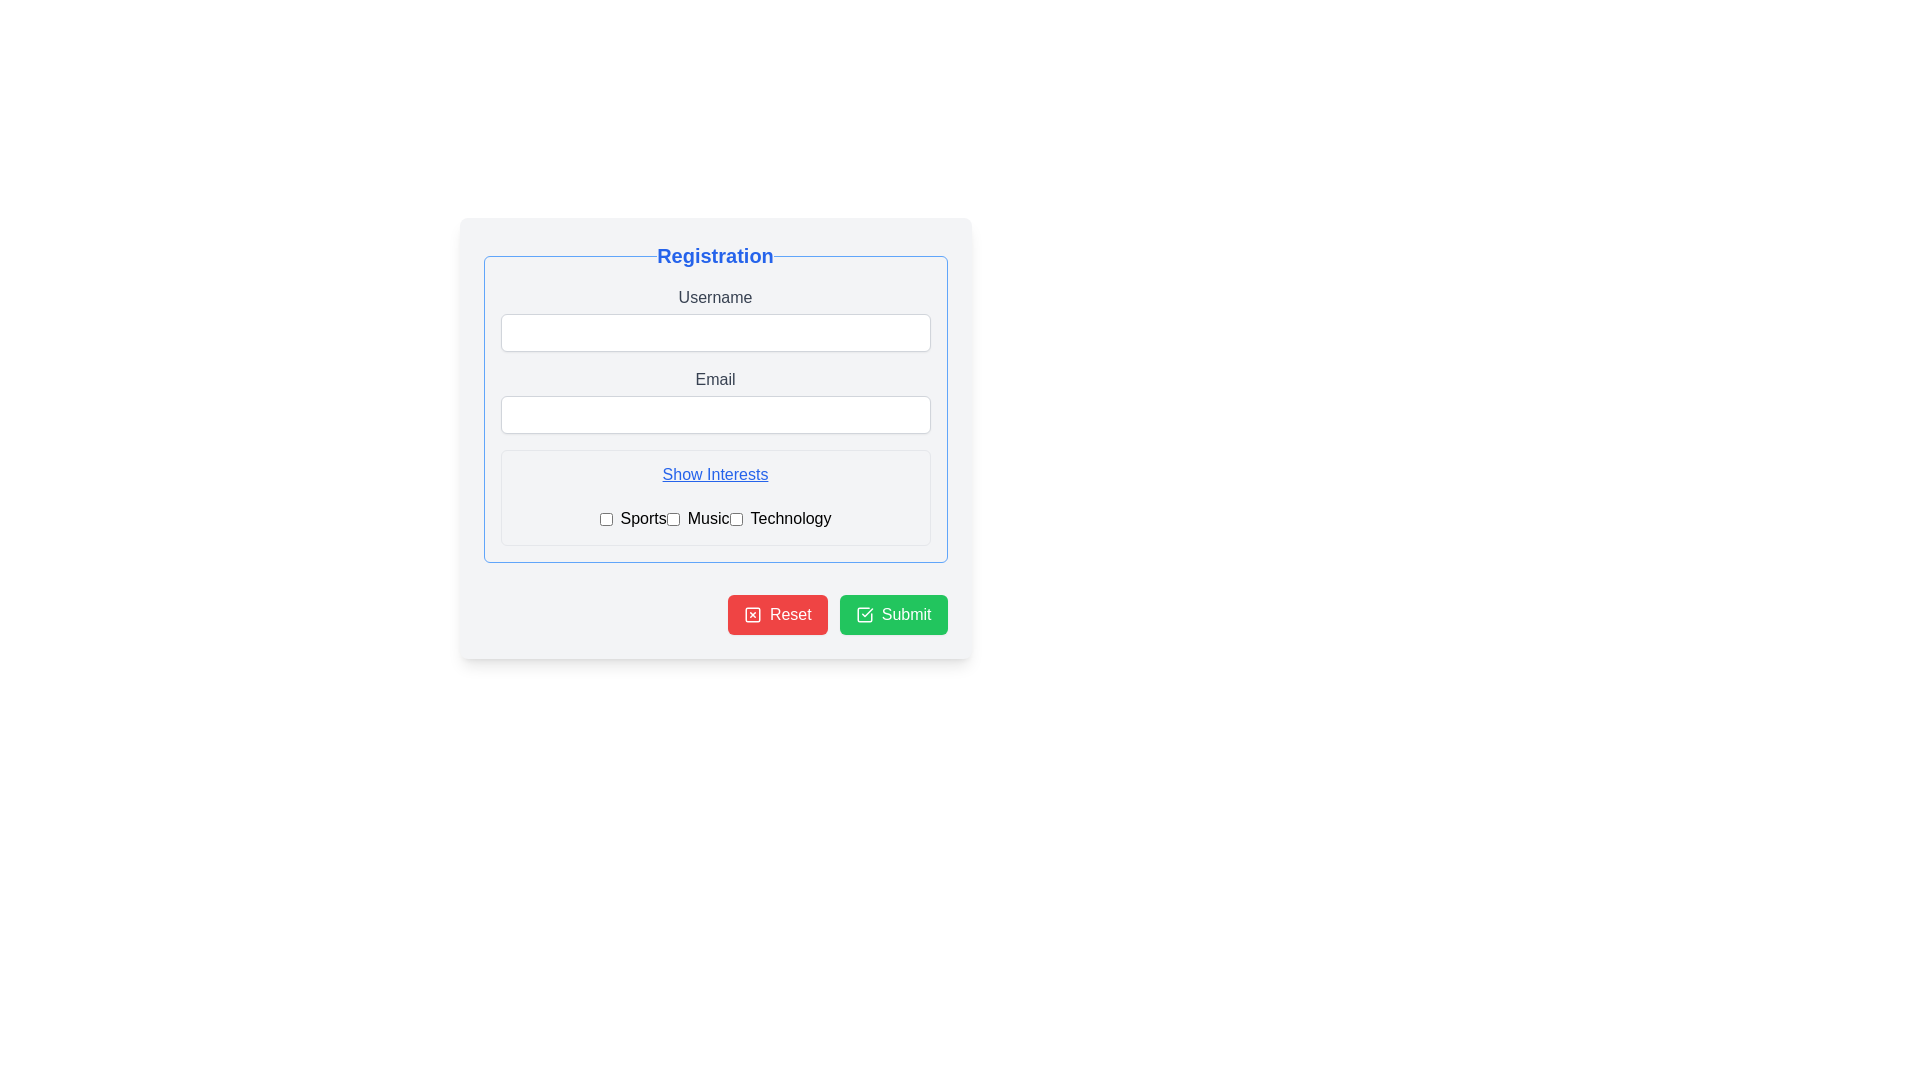  I want to click on the horizontally elongated text input field with a light border and rounded corners located beneath the 'Username' label in the registration form to enable typing, so click(715, 331).